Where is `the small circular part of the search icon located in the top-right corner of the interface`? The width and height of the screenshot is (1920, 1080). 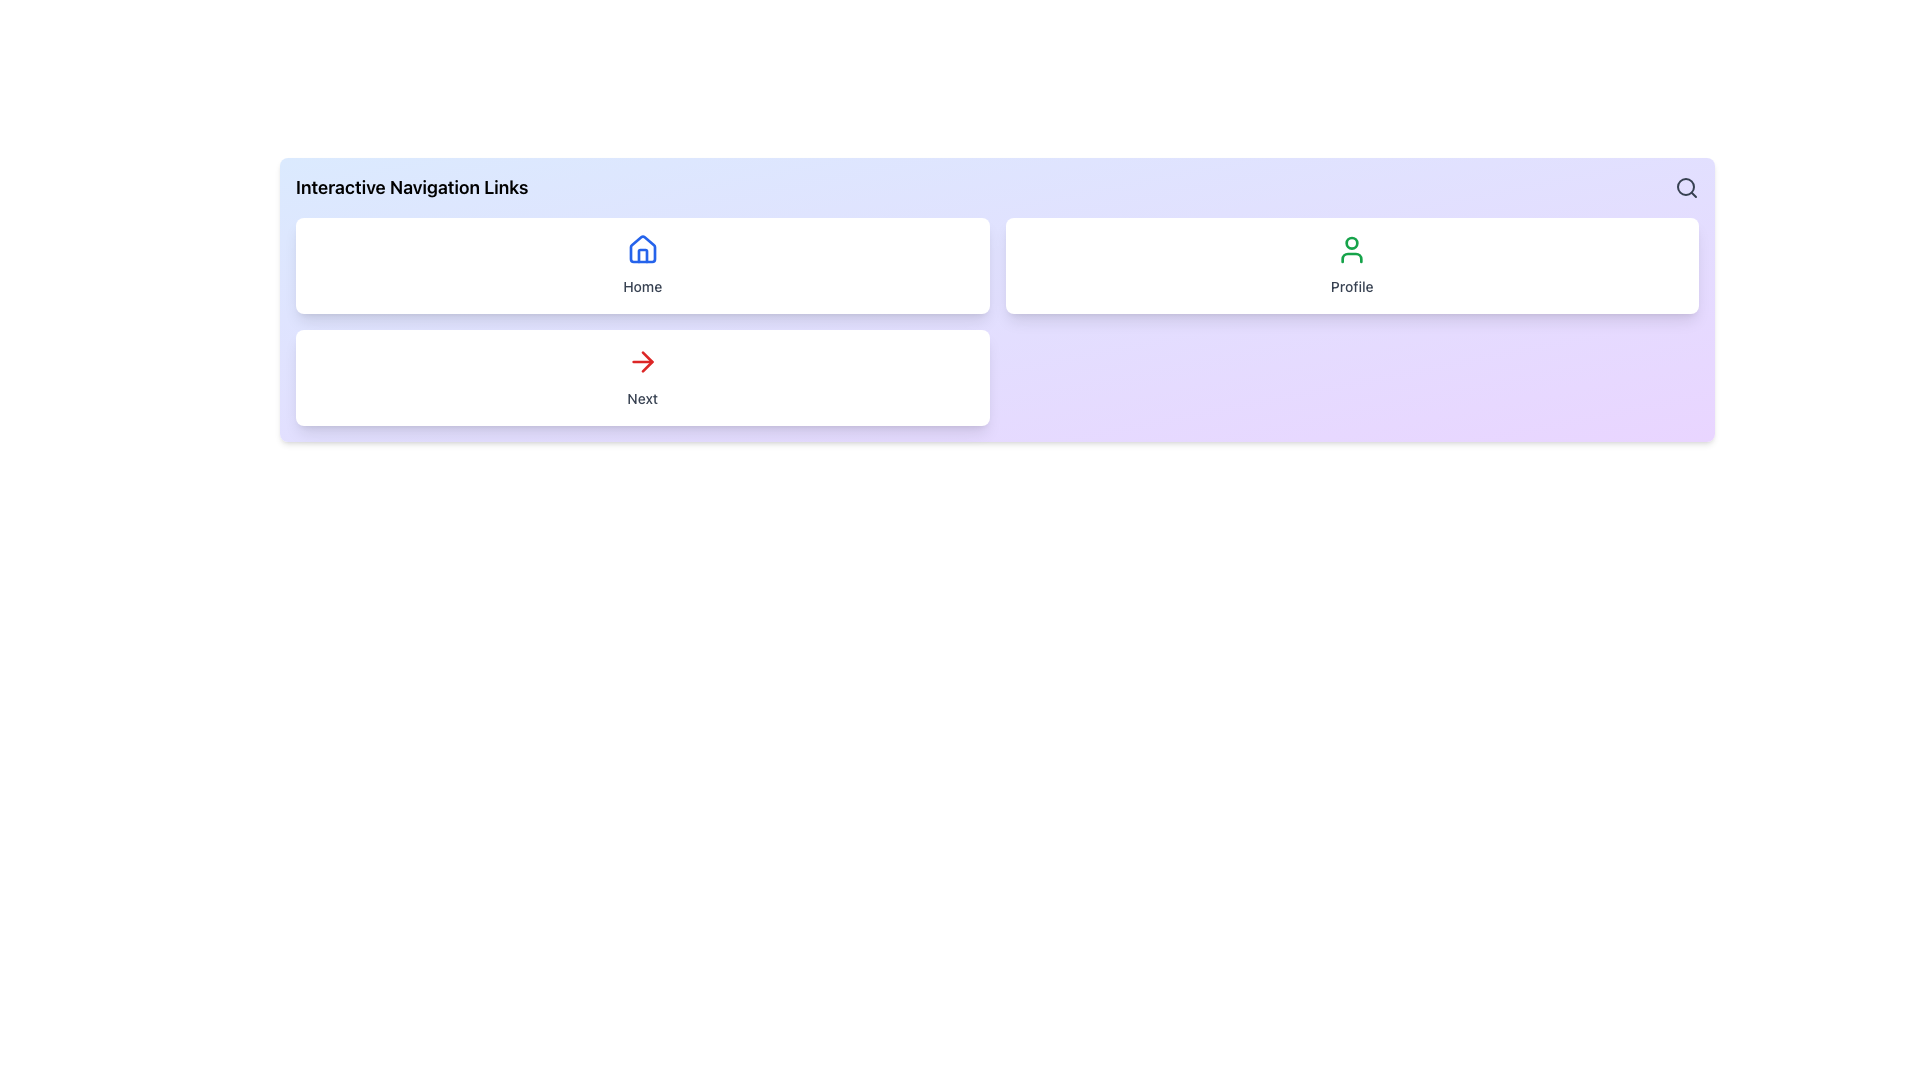
the small circular part of the search icon located in the top-right corner of the interface is located at coordinates (1684, 186).